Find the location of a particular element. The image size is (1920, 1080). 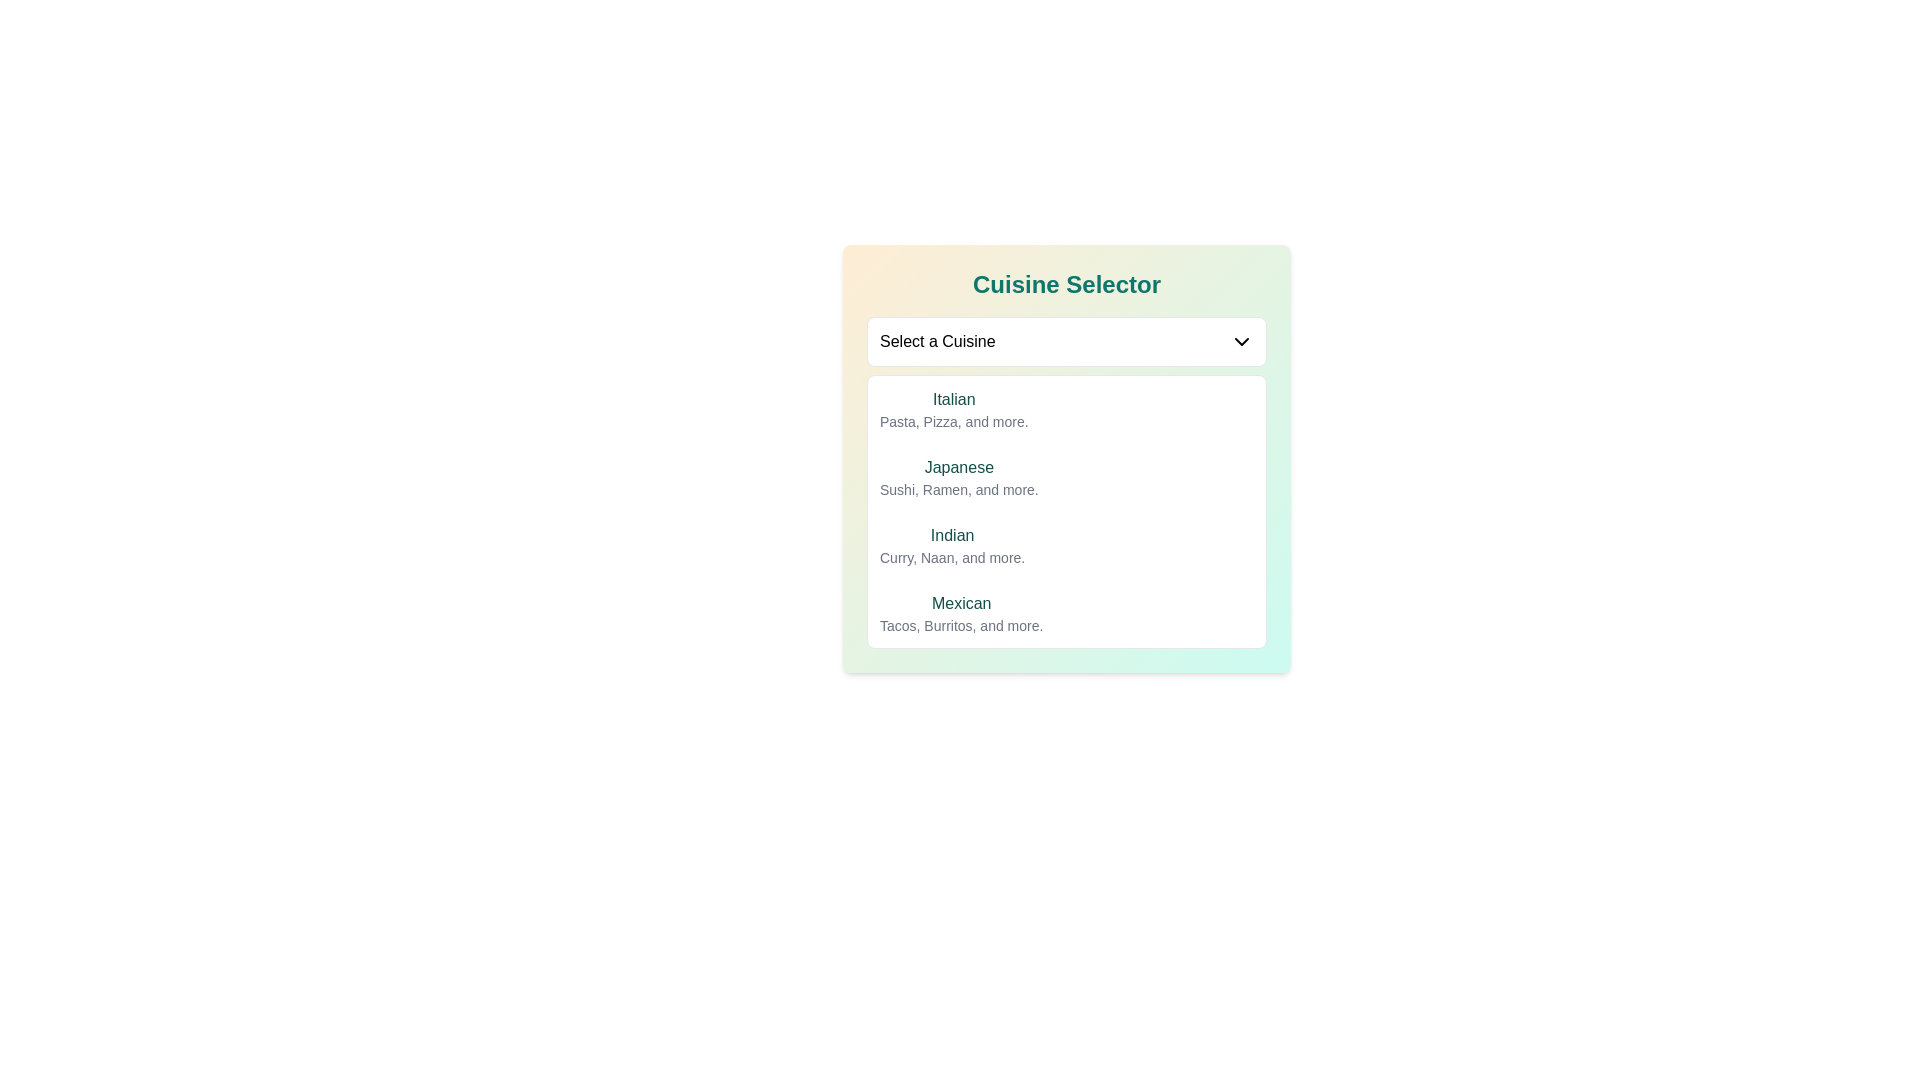

the fourth item in the 'Cuisine Selector' list representing the 'Mexican' cuisine category is located at coordinates (1065, 612).